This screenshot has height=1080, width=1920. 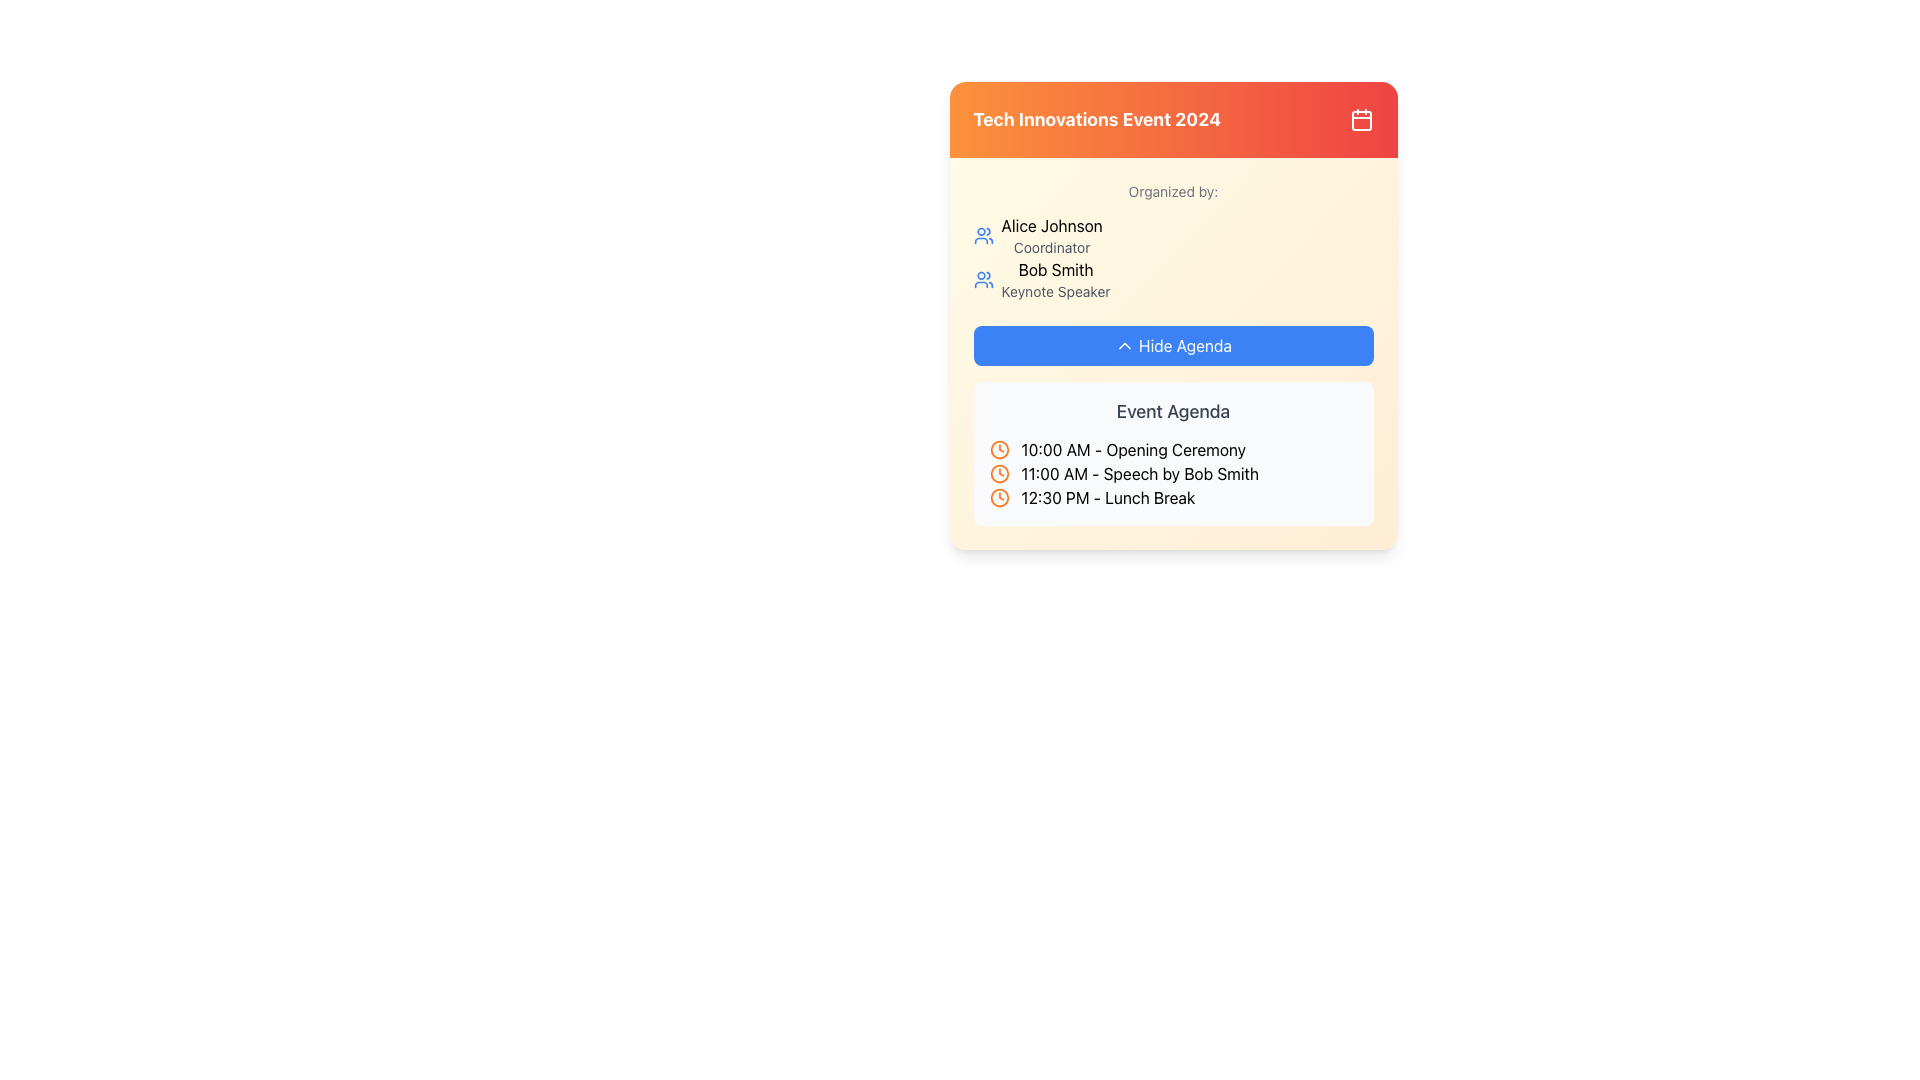 I want to click on the agenda item displaying '10:00 AM - Opening Ceremony' with a clock icon on its left, located in the 'Event Agenda' section, so click(x=1173, y=450).